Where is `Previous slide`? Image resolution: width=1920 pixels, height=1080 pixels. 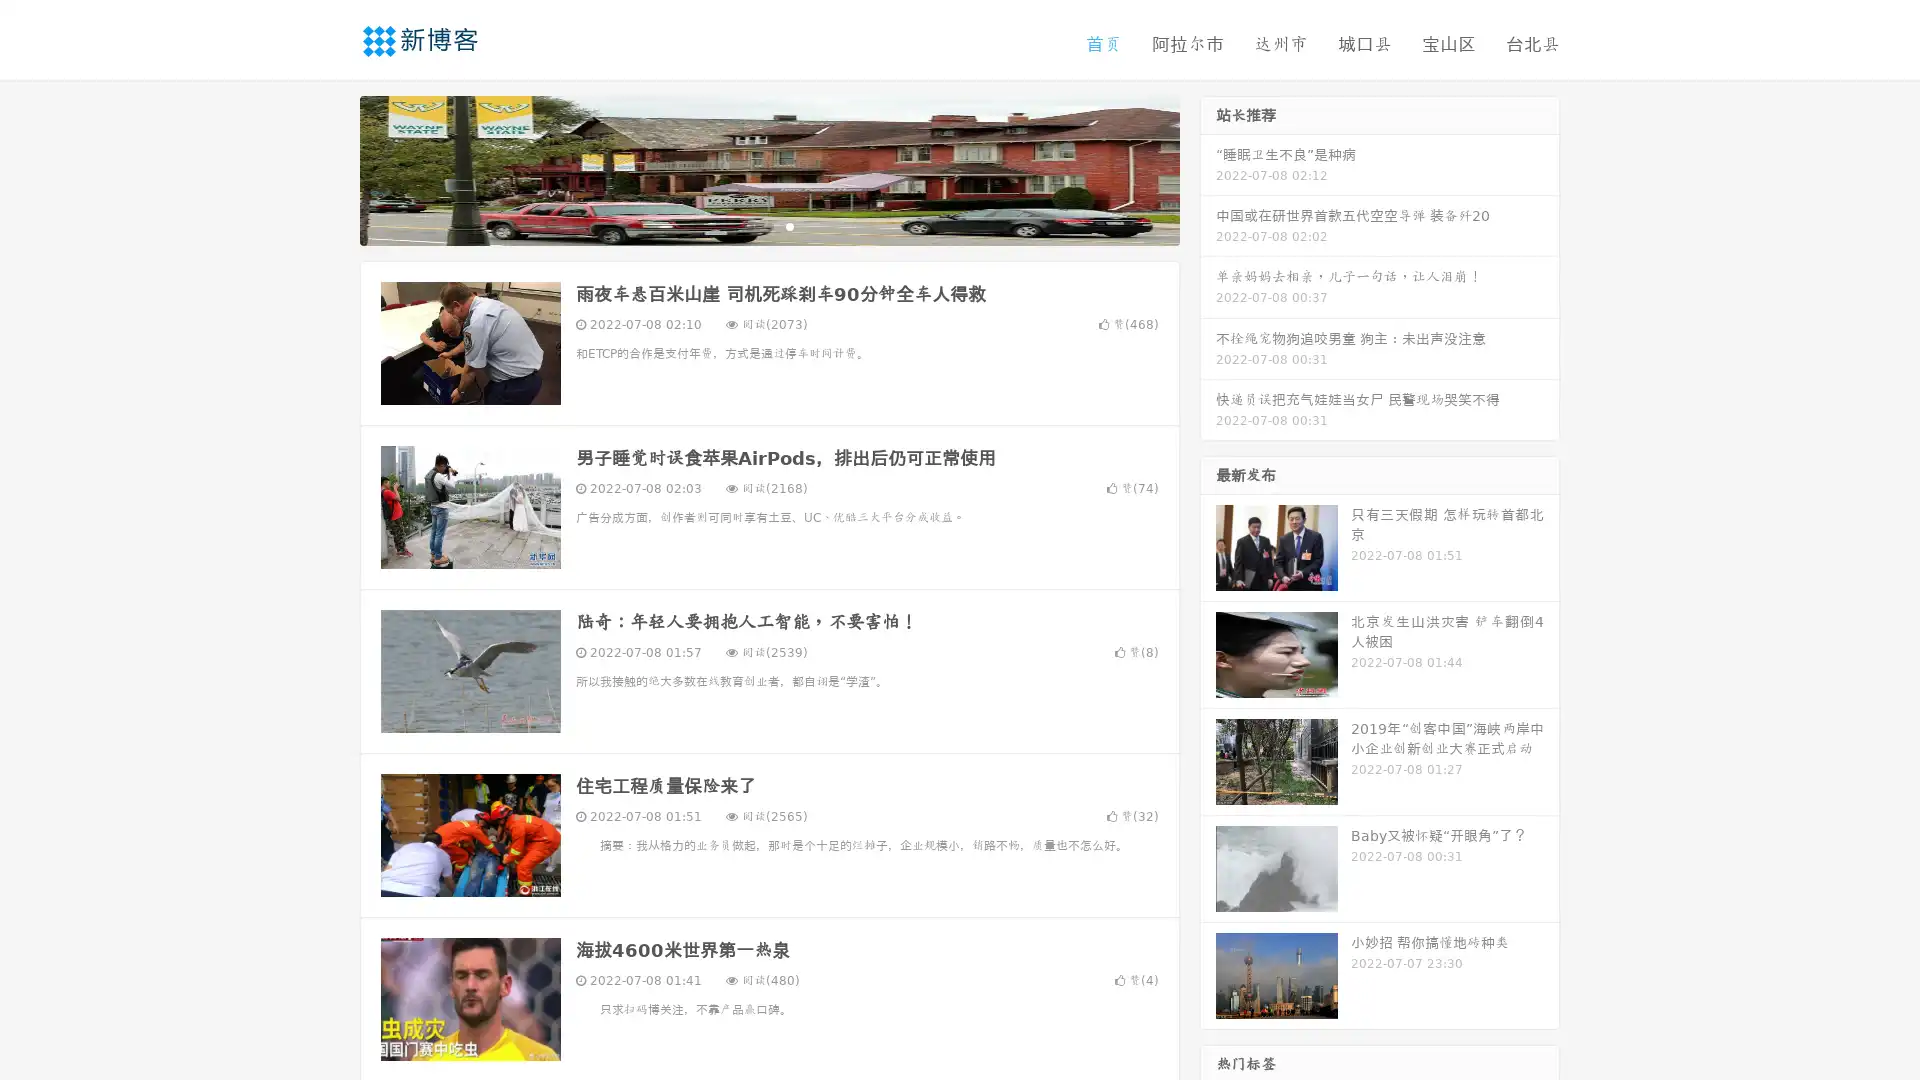 Previous slide is located at coordinates (330, 168).